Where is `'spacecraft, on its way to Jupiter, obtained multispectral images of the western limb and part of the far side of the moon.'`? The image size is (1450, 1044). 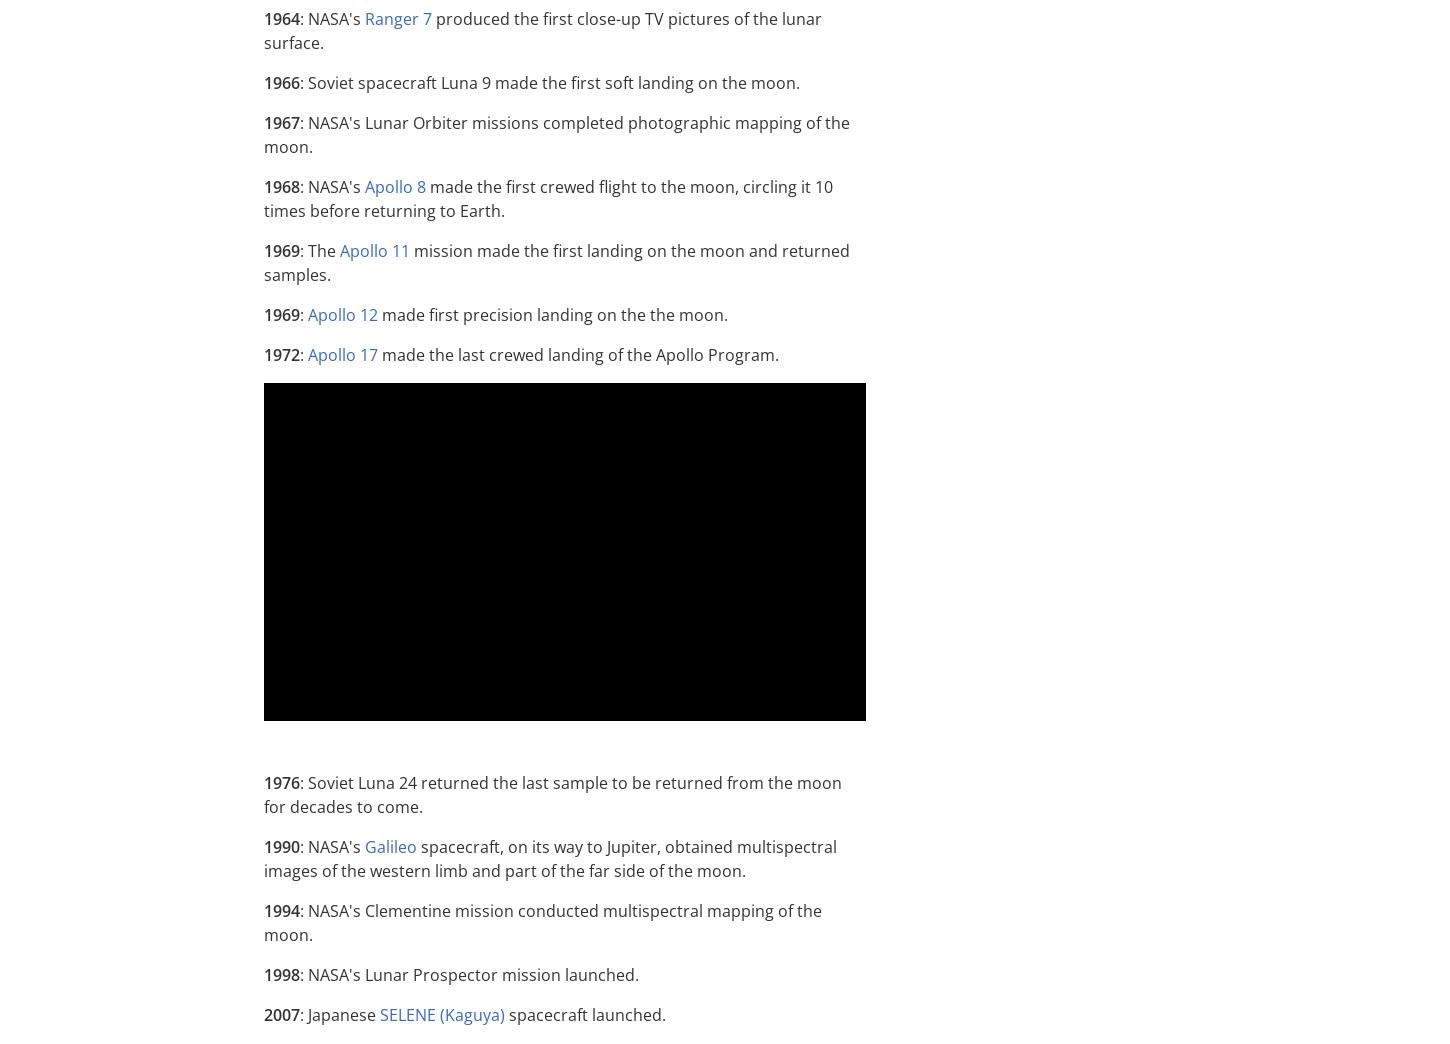
'spacecraft, on its way to Jupiter, obtained multispectral images of the western limb and part of the far side of the moon.' is located at coordinates (264, 859).